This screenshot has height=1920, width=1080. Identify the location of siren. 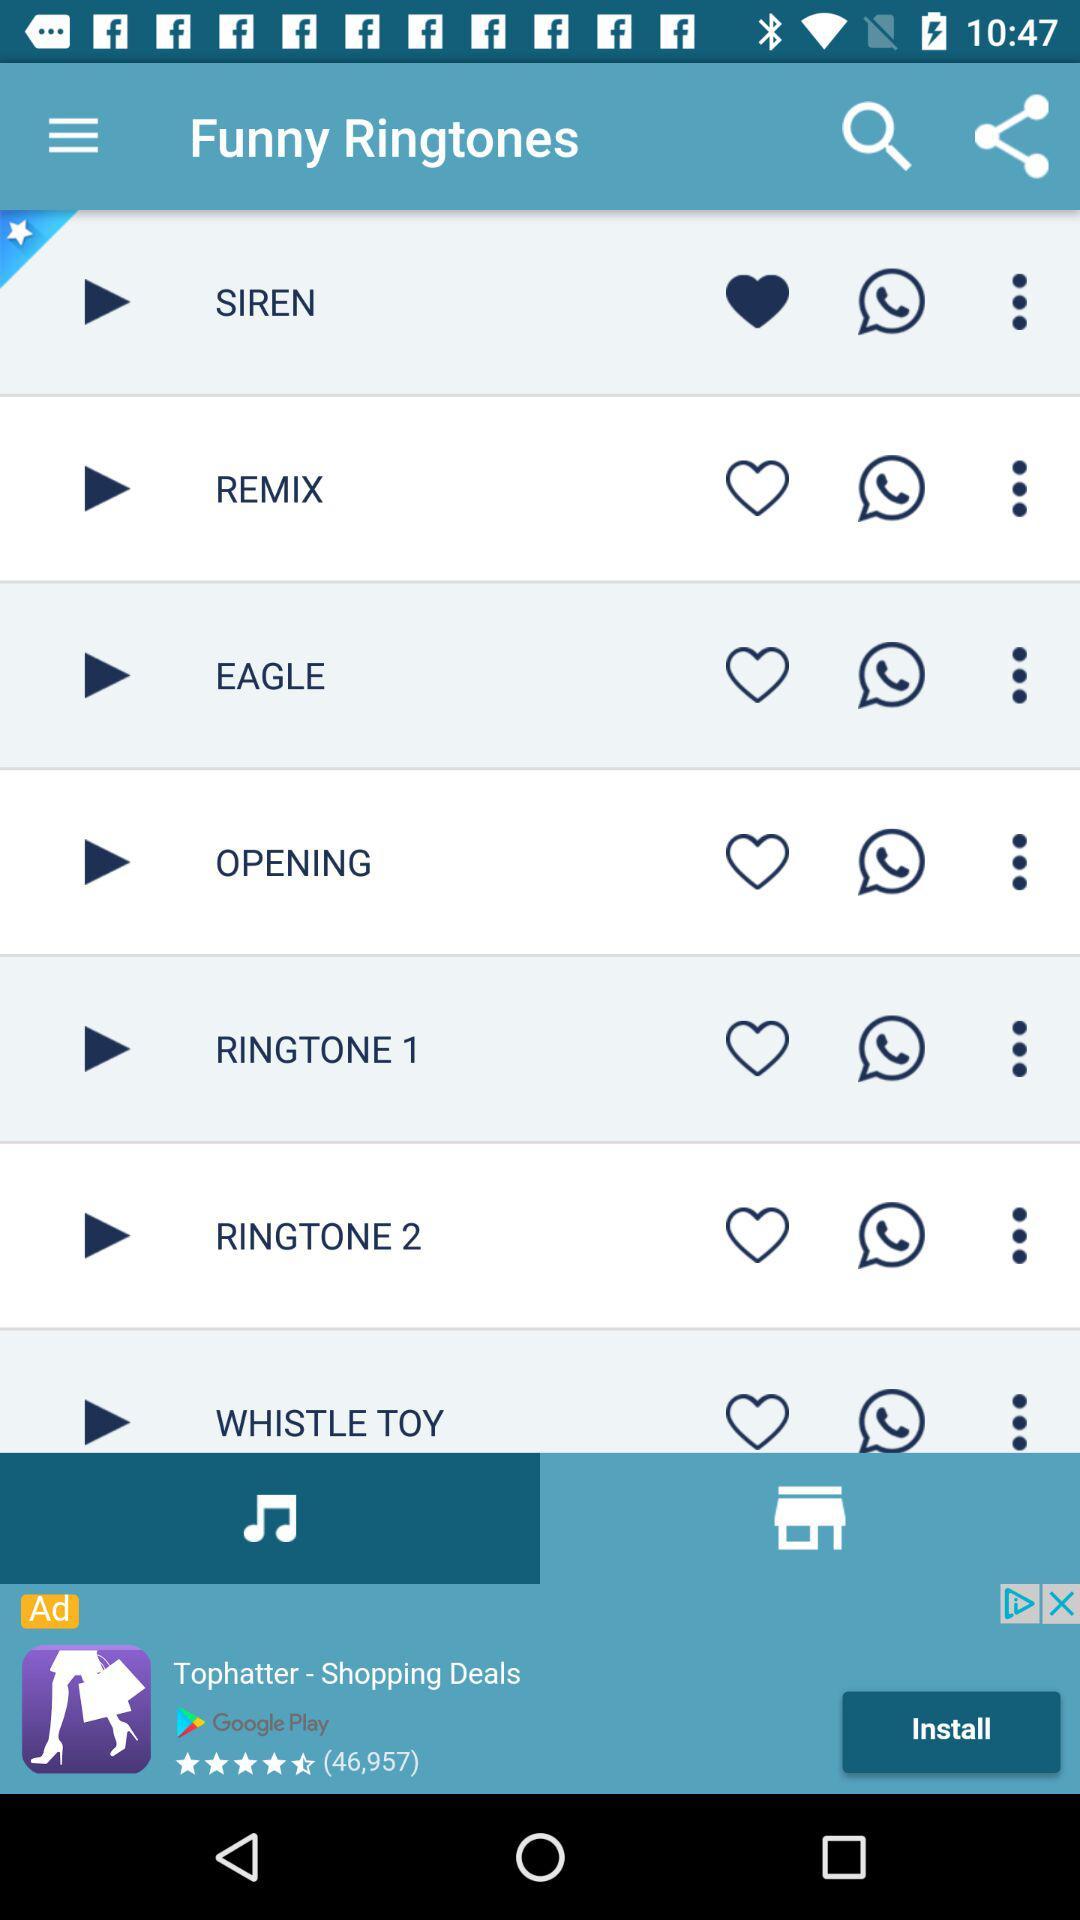
(107, 300).